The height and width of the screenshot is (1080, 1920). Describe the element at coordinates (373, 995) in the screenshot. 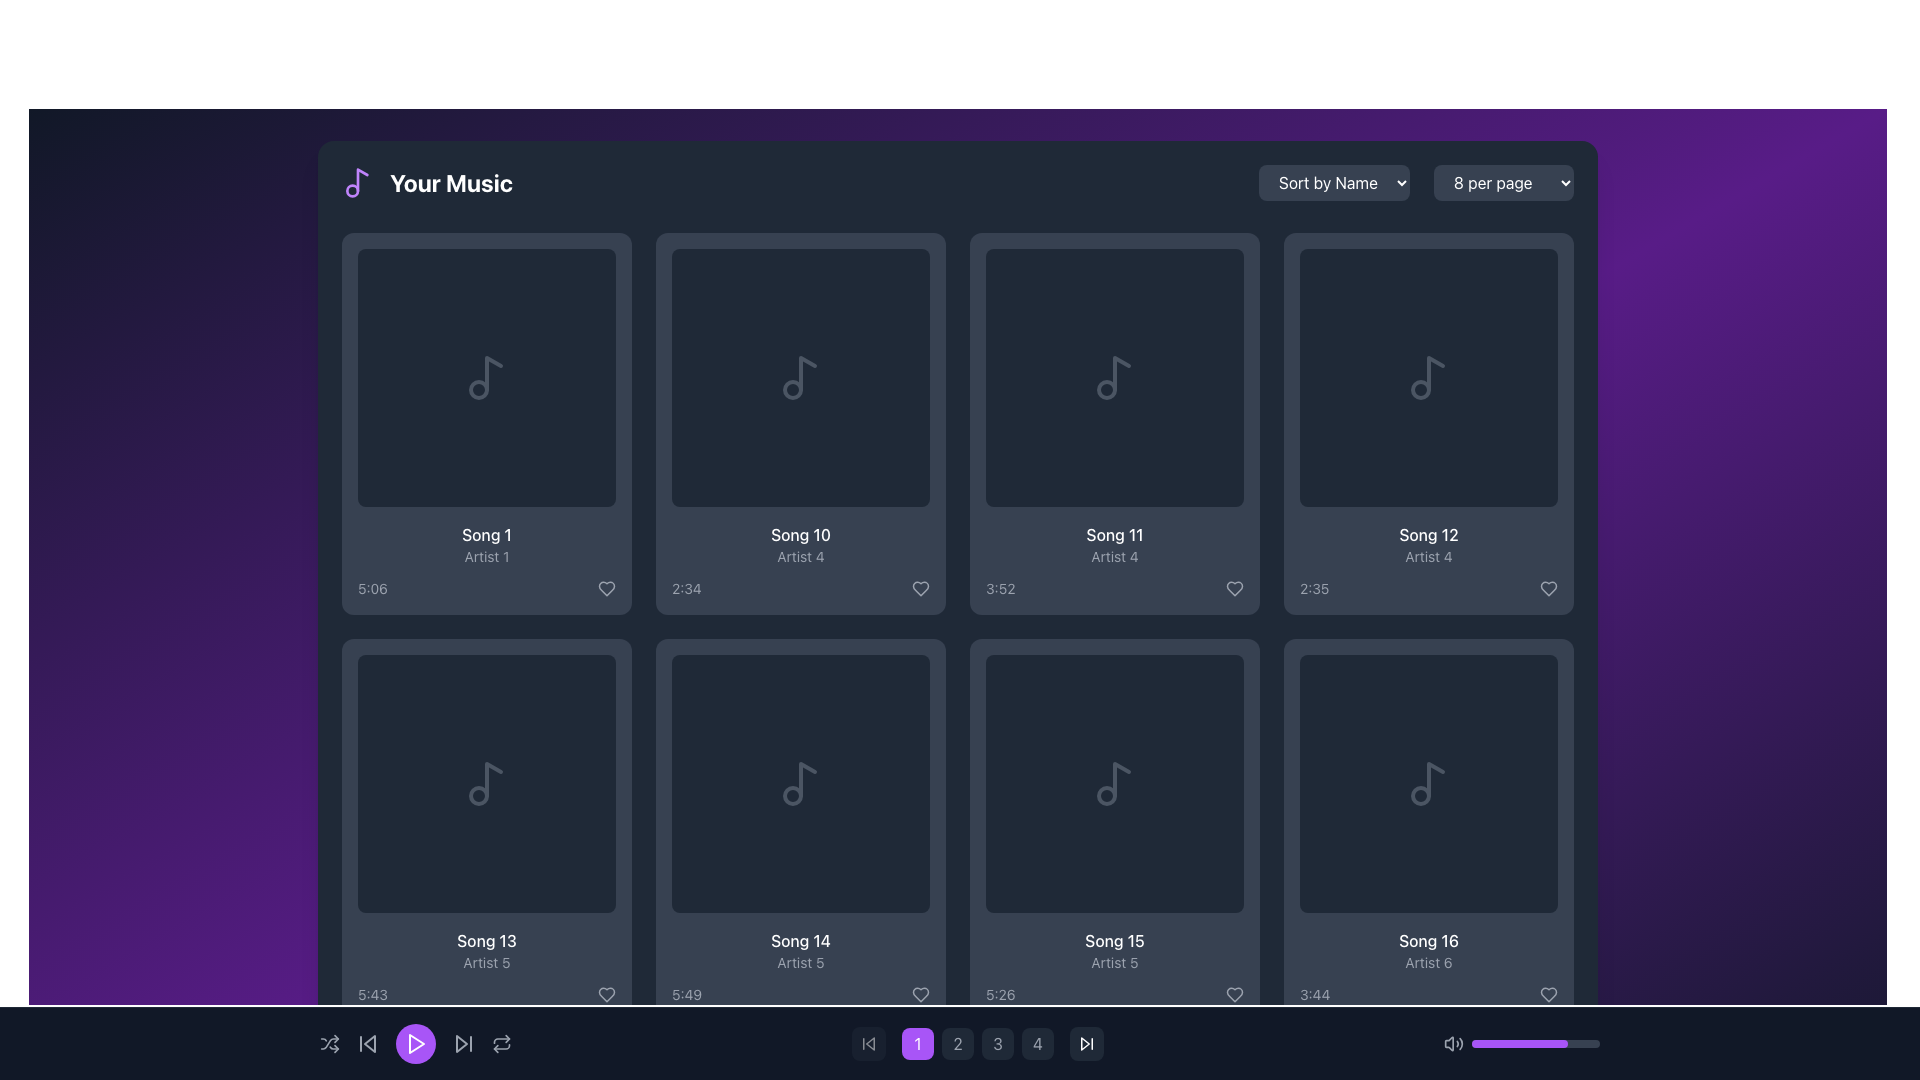

I see `the text label displaying the duration of the associated song located at the bottom-left of the card for 'Song 13' and 'Artist 5', to the left of the heart icon` at that location.